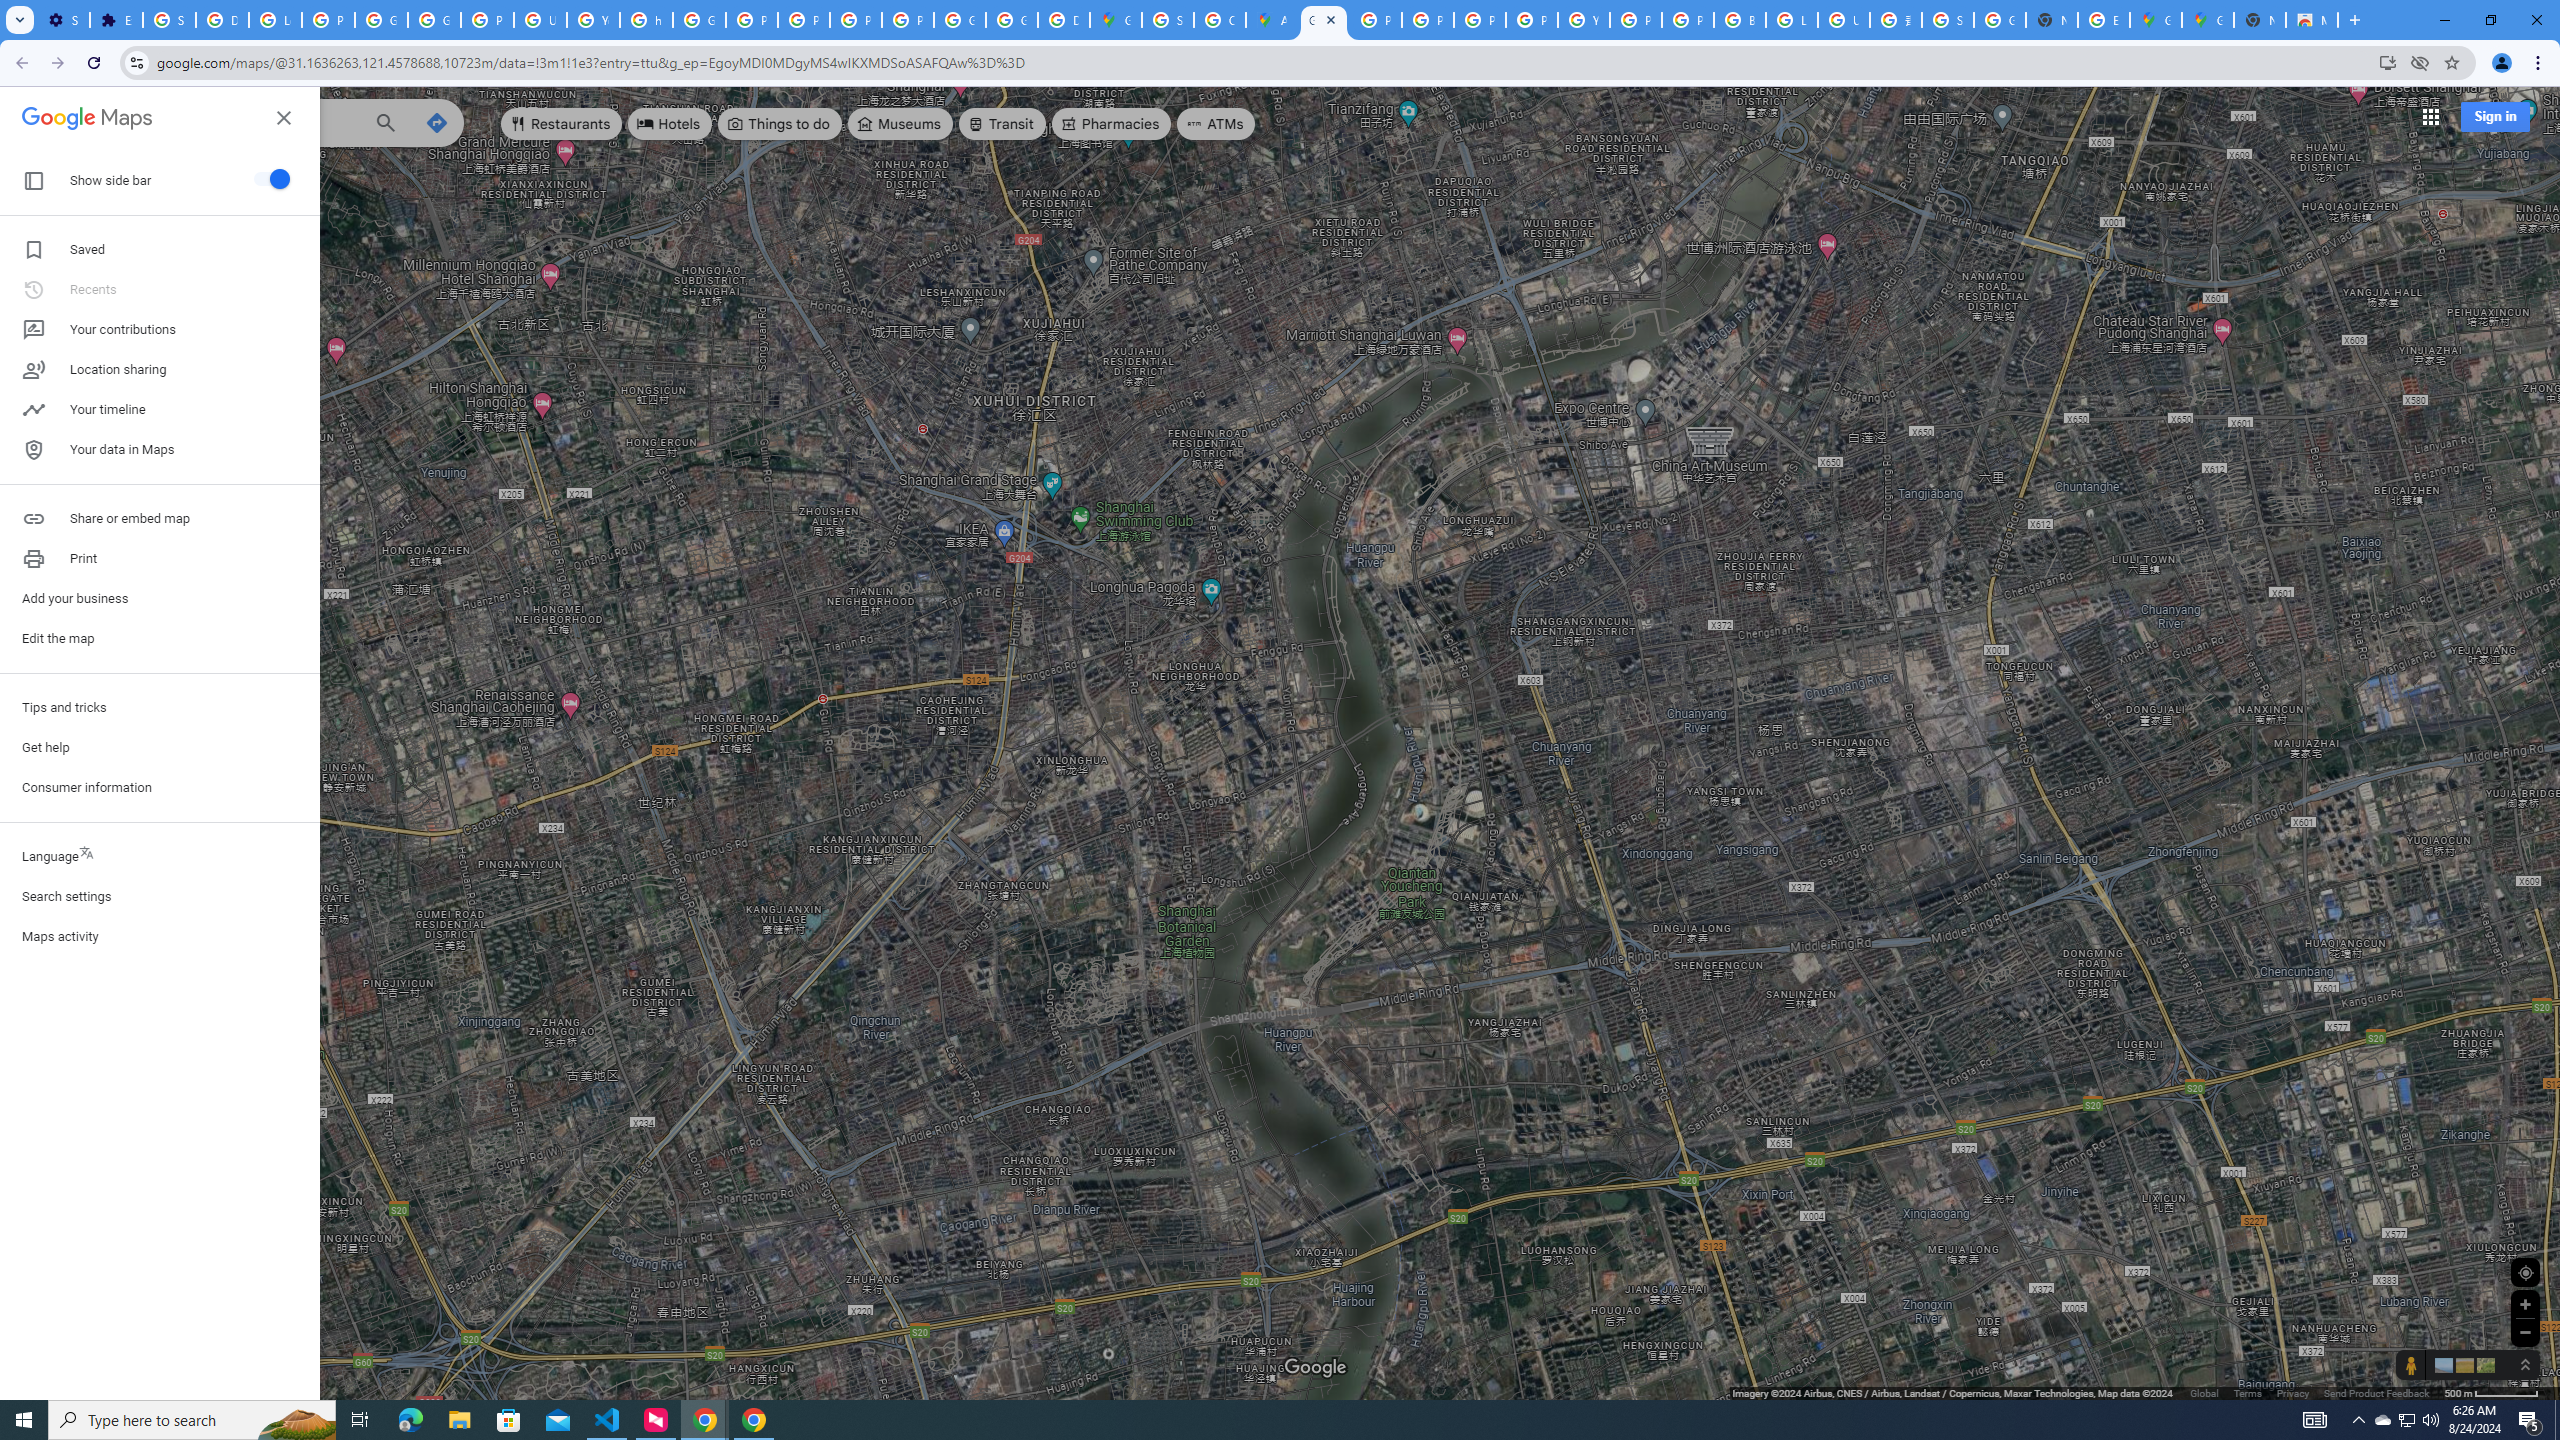  What do you see at coordinates (2524, 1303) in the screenshot?
I see `'Zoom in'` at bounding box center [2524, 1303].